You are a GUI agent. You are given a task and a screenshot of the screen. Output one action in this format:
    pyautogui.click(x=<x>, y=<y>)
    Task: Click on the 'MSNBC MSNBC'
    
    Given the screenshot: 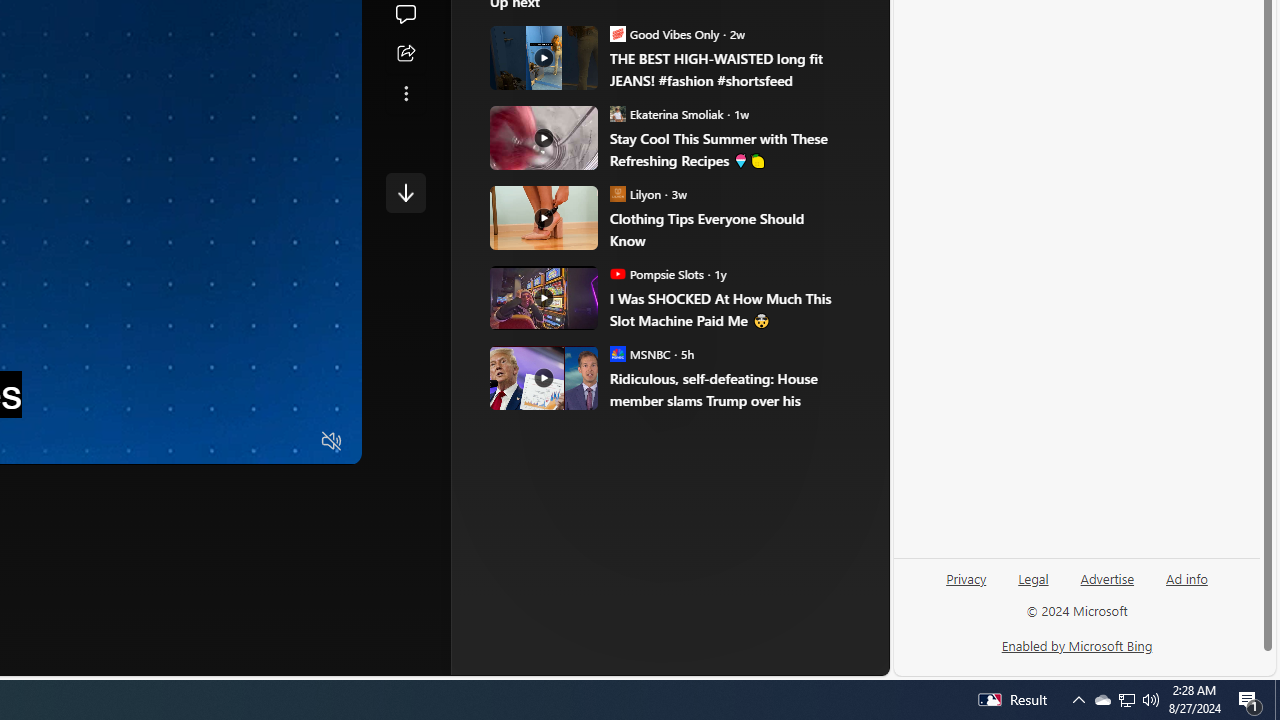 What is the action you would take?
    pyautogui.click(x=640, y=353)
    